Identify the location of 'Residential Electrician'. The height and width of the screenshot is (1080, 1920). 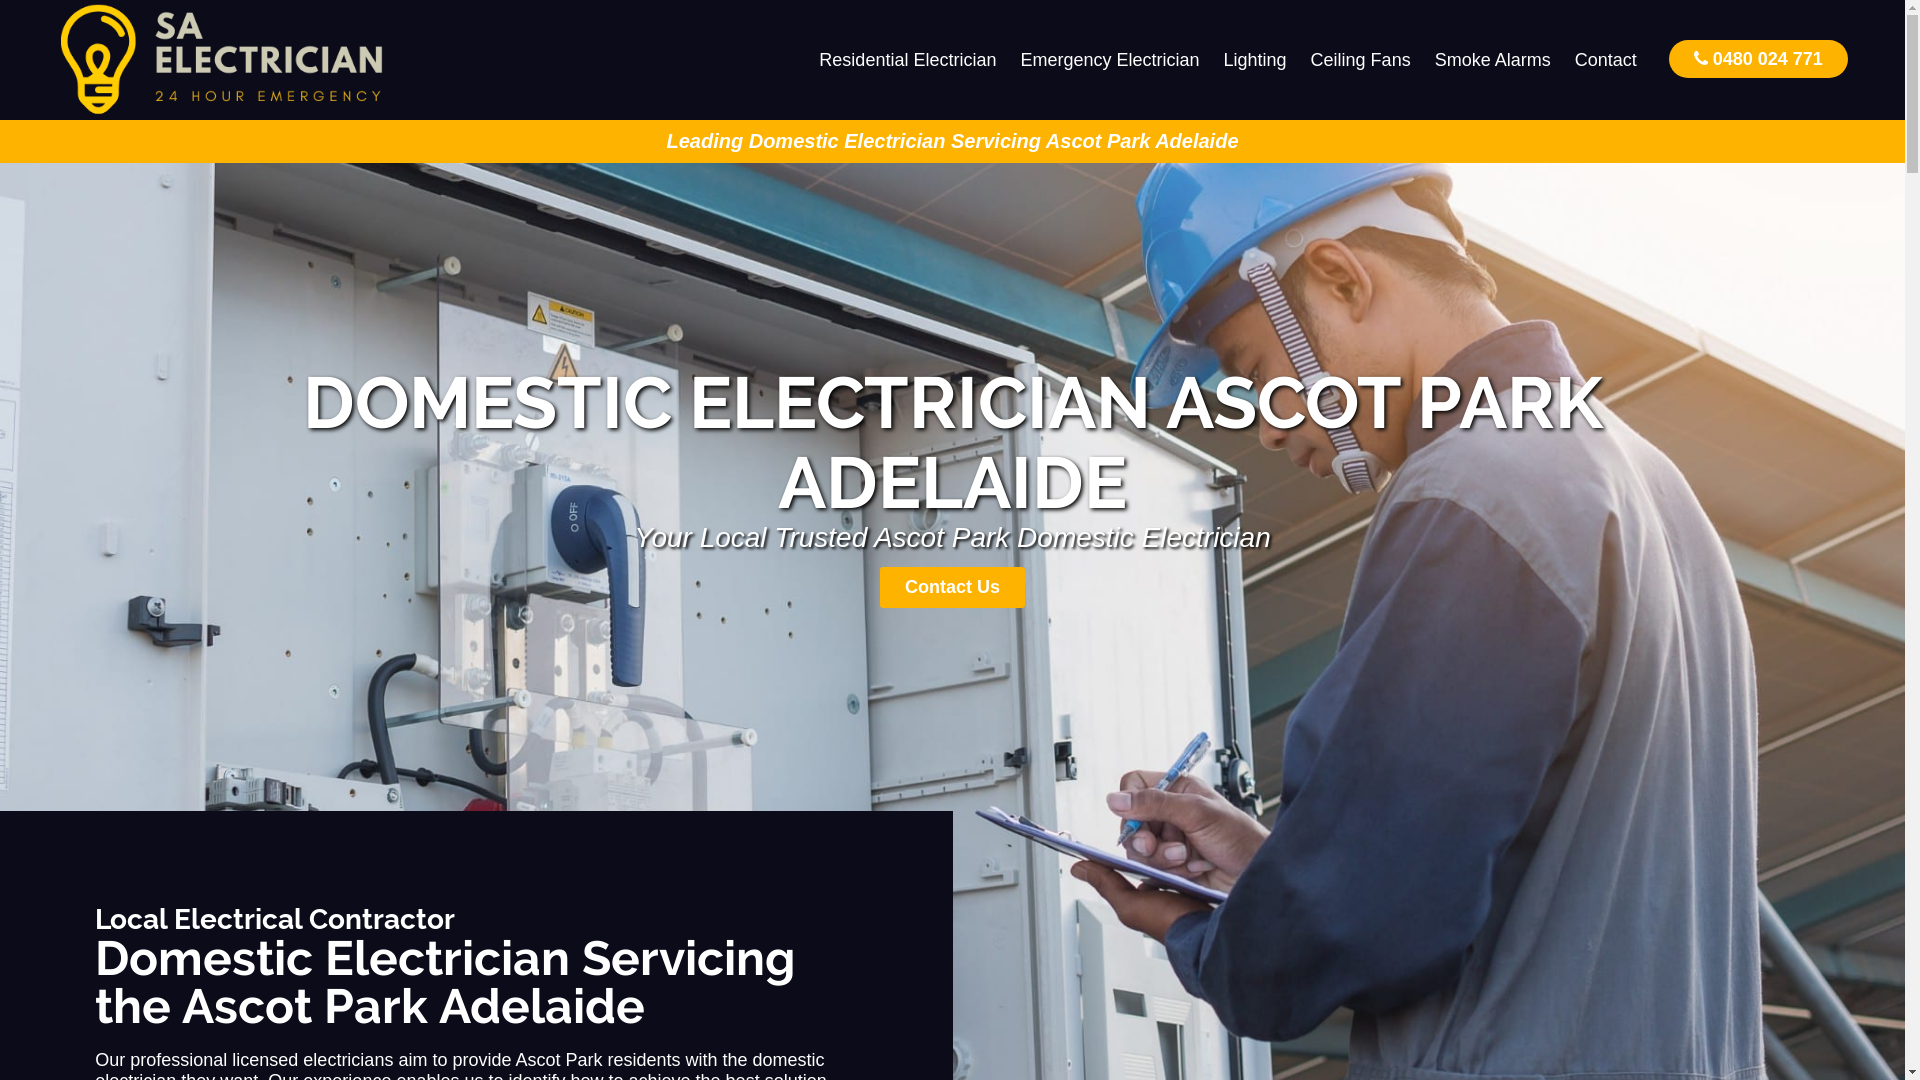
(906, 59).